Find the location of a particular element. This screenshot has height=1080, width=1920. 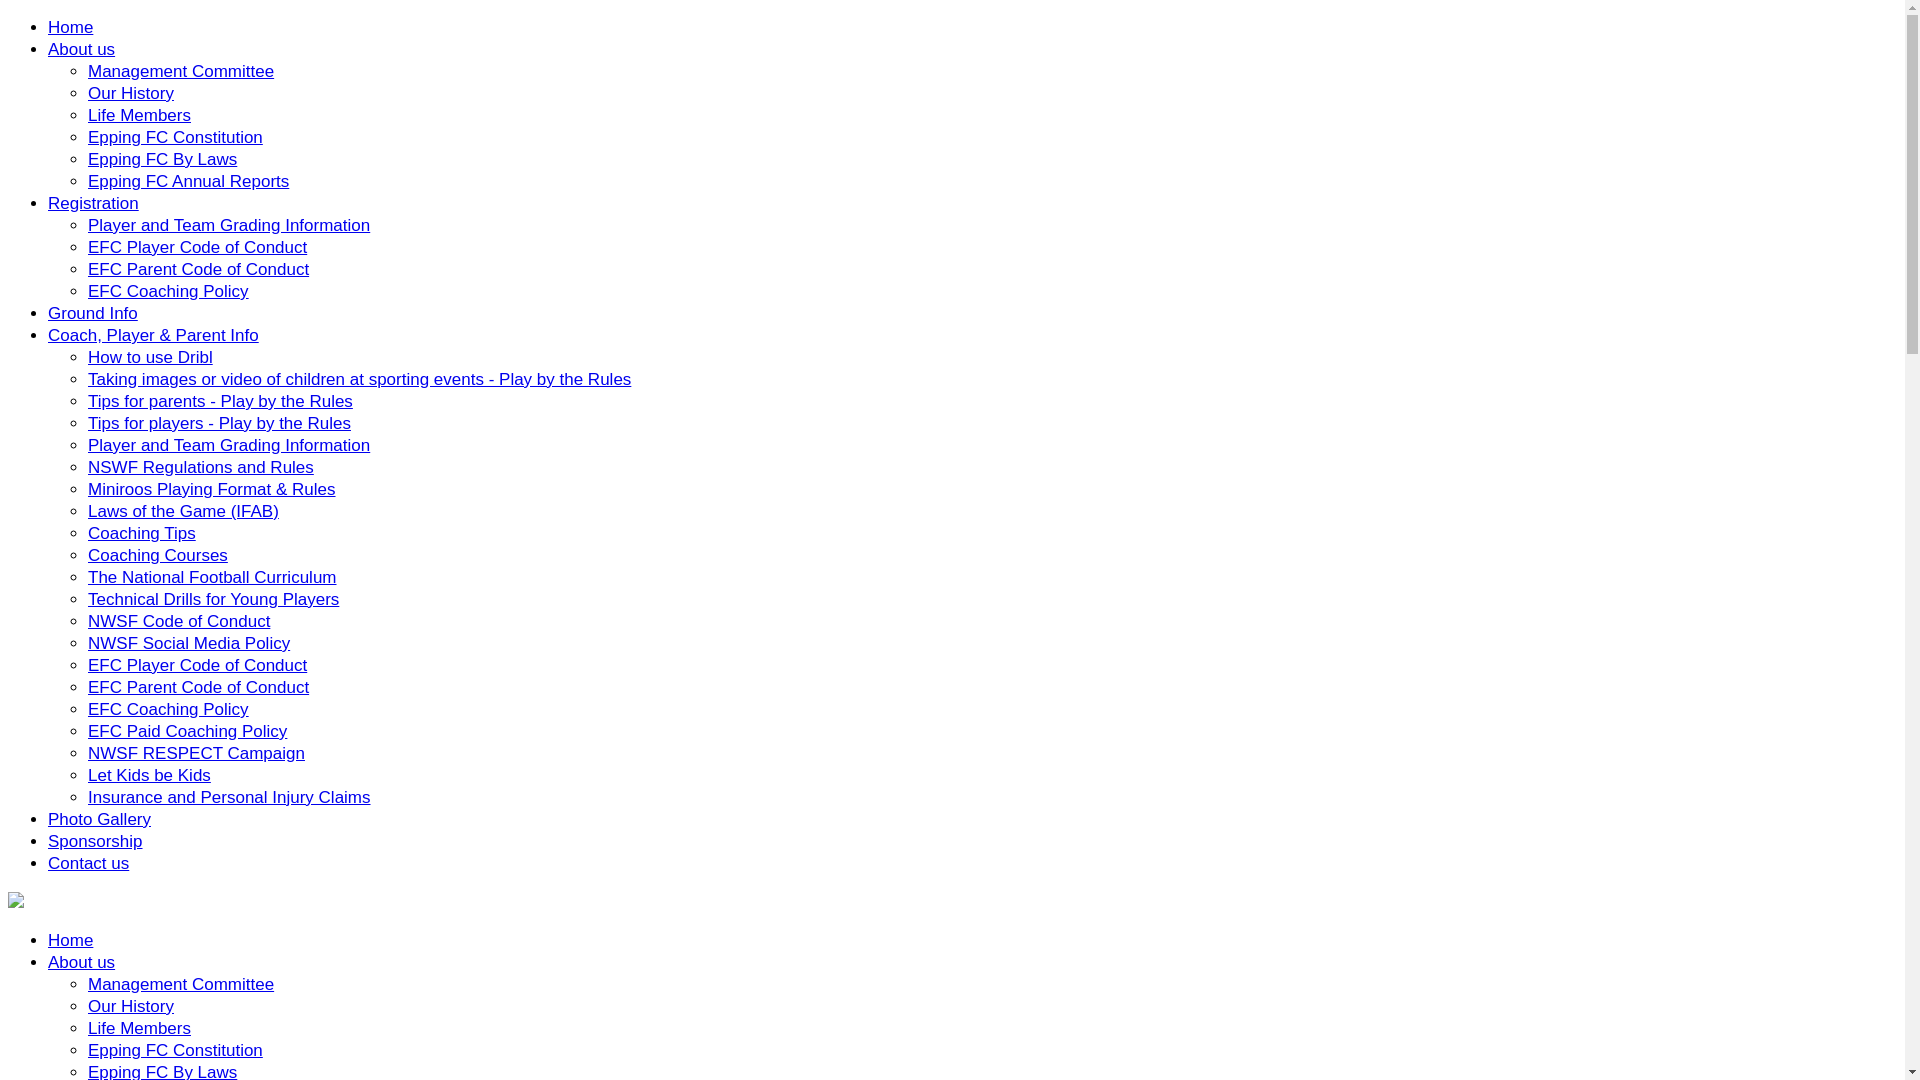

'Home' is located at coordinates (70, 940).